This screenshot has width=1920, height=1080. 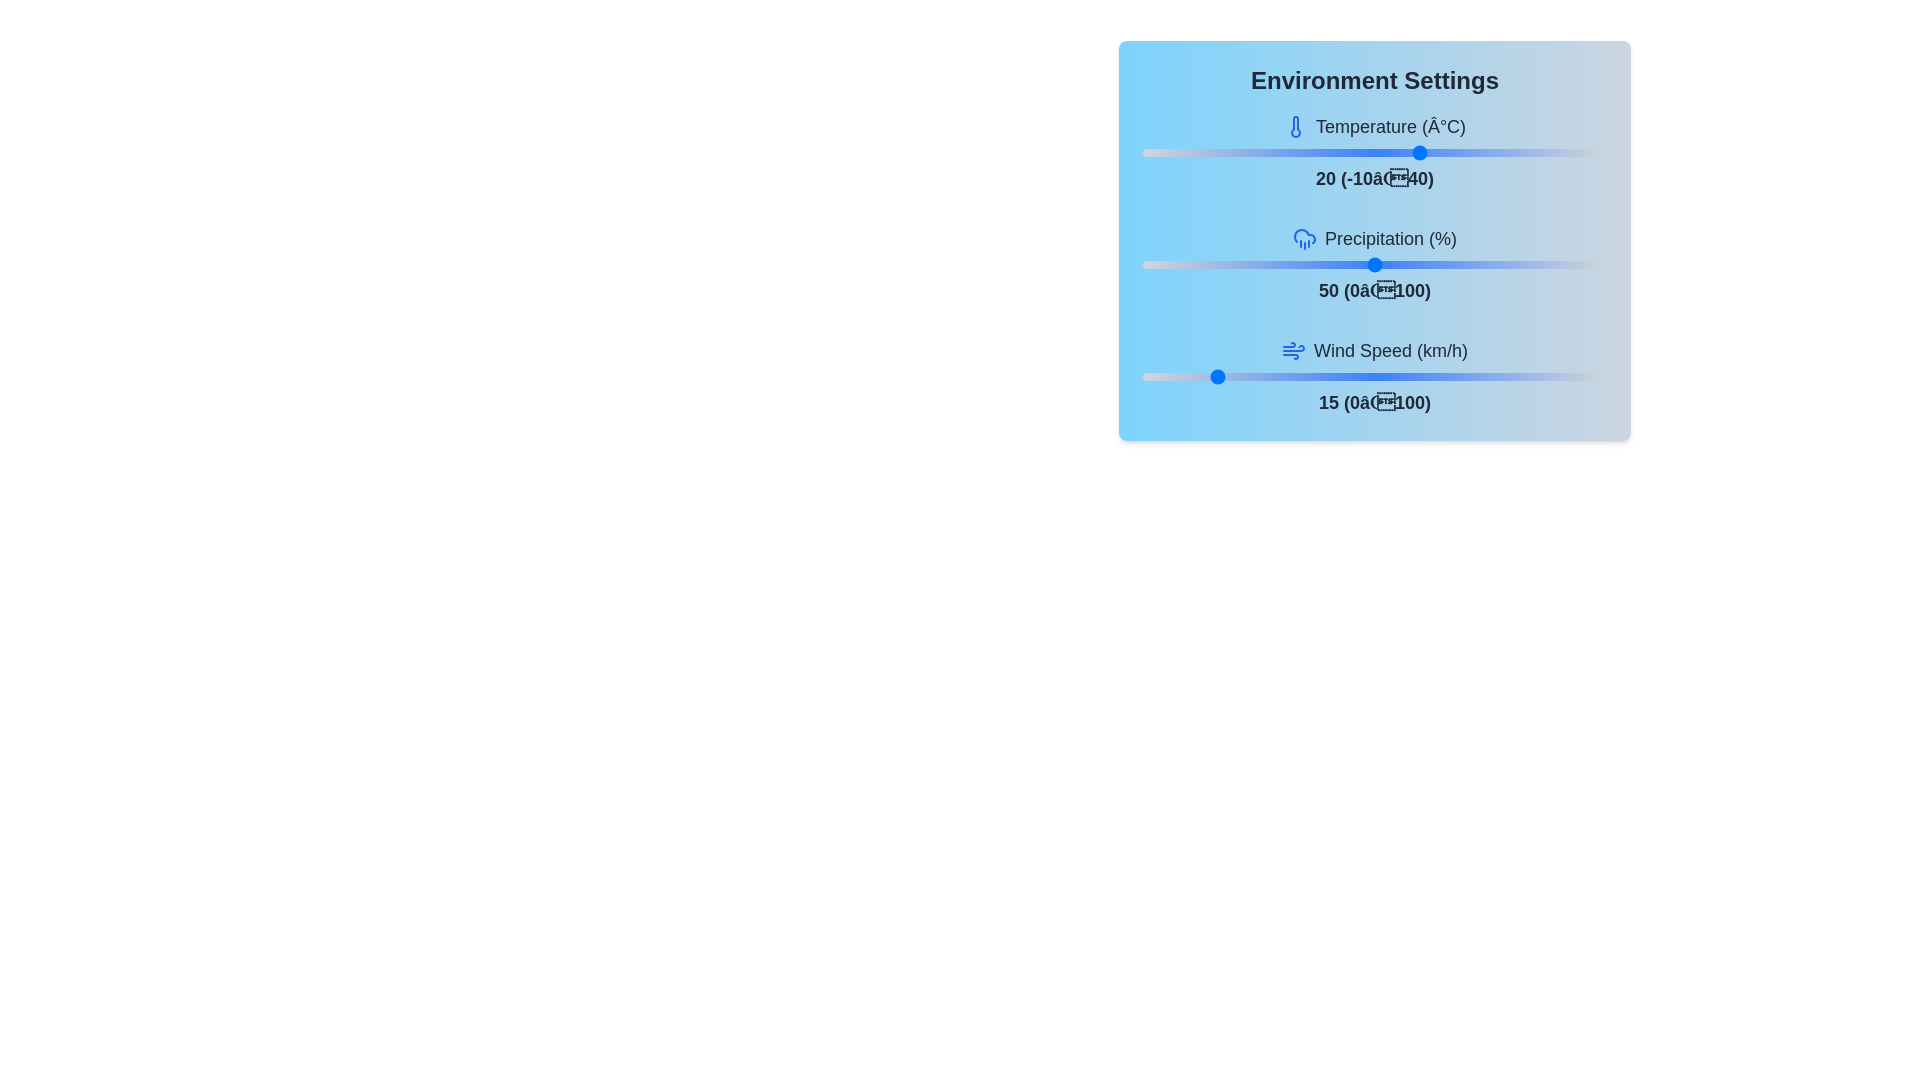 What do you see at coordinates (1500, 377) in the screenshot?
I see `wind speed` at bounding box center [1500, 377].